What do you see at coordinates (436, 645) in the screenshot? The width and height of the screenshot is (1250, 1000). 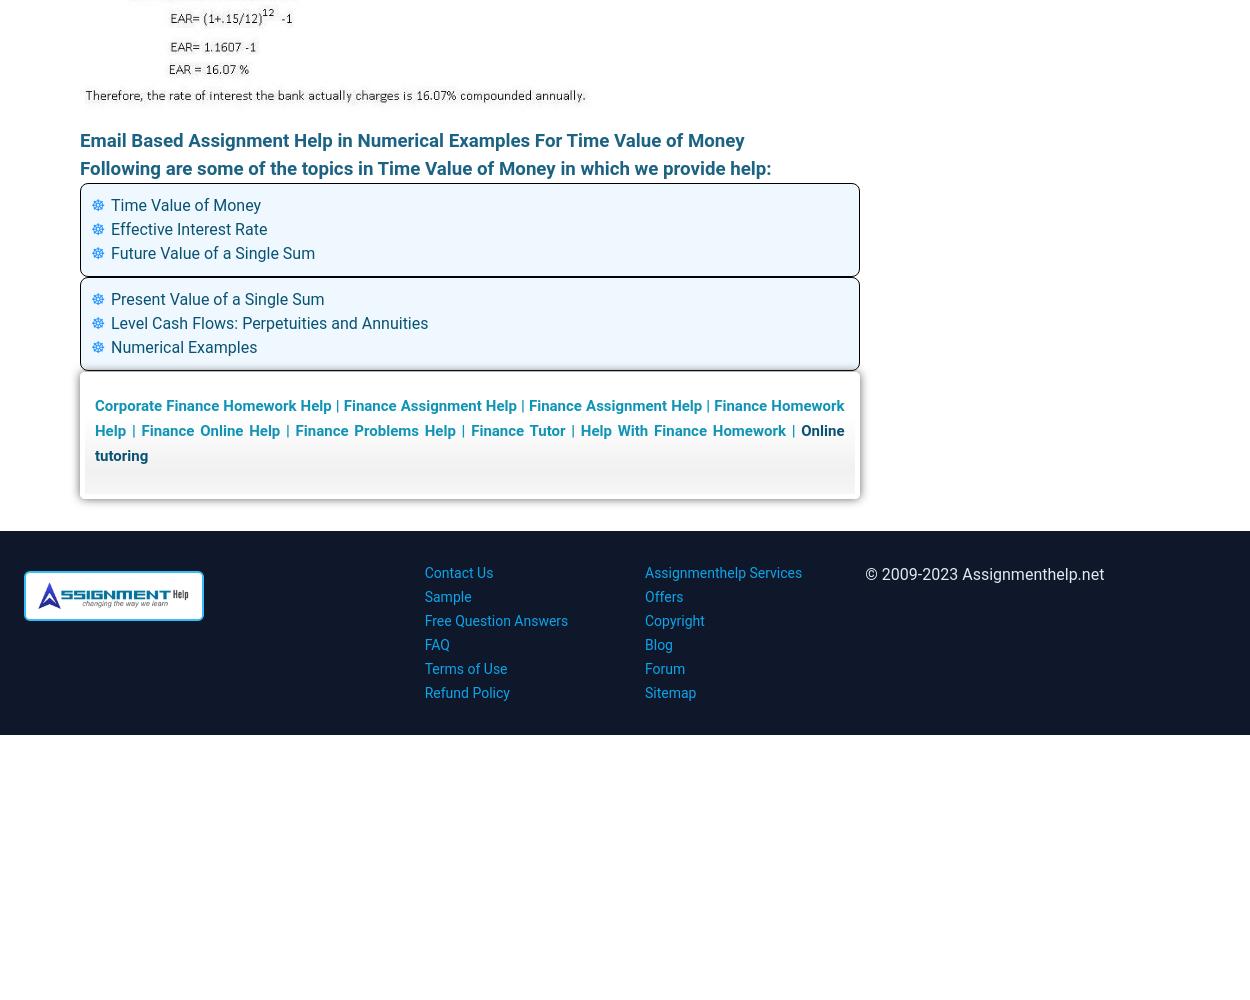 I see `'FAQ'` at bounding box center [436, 645].